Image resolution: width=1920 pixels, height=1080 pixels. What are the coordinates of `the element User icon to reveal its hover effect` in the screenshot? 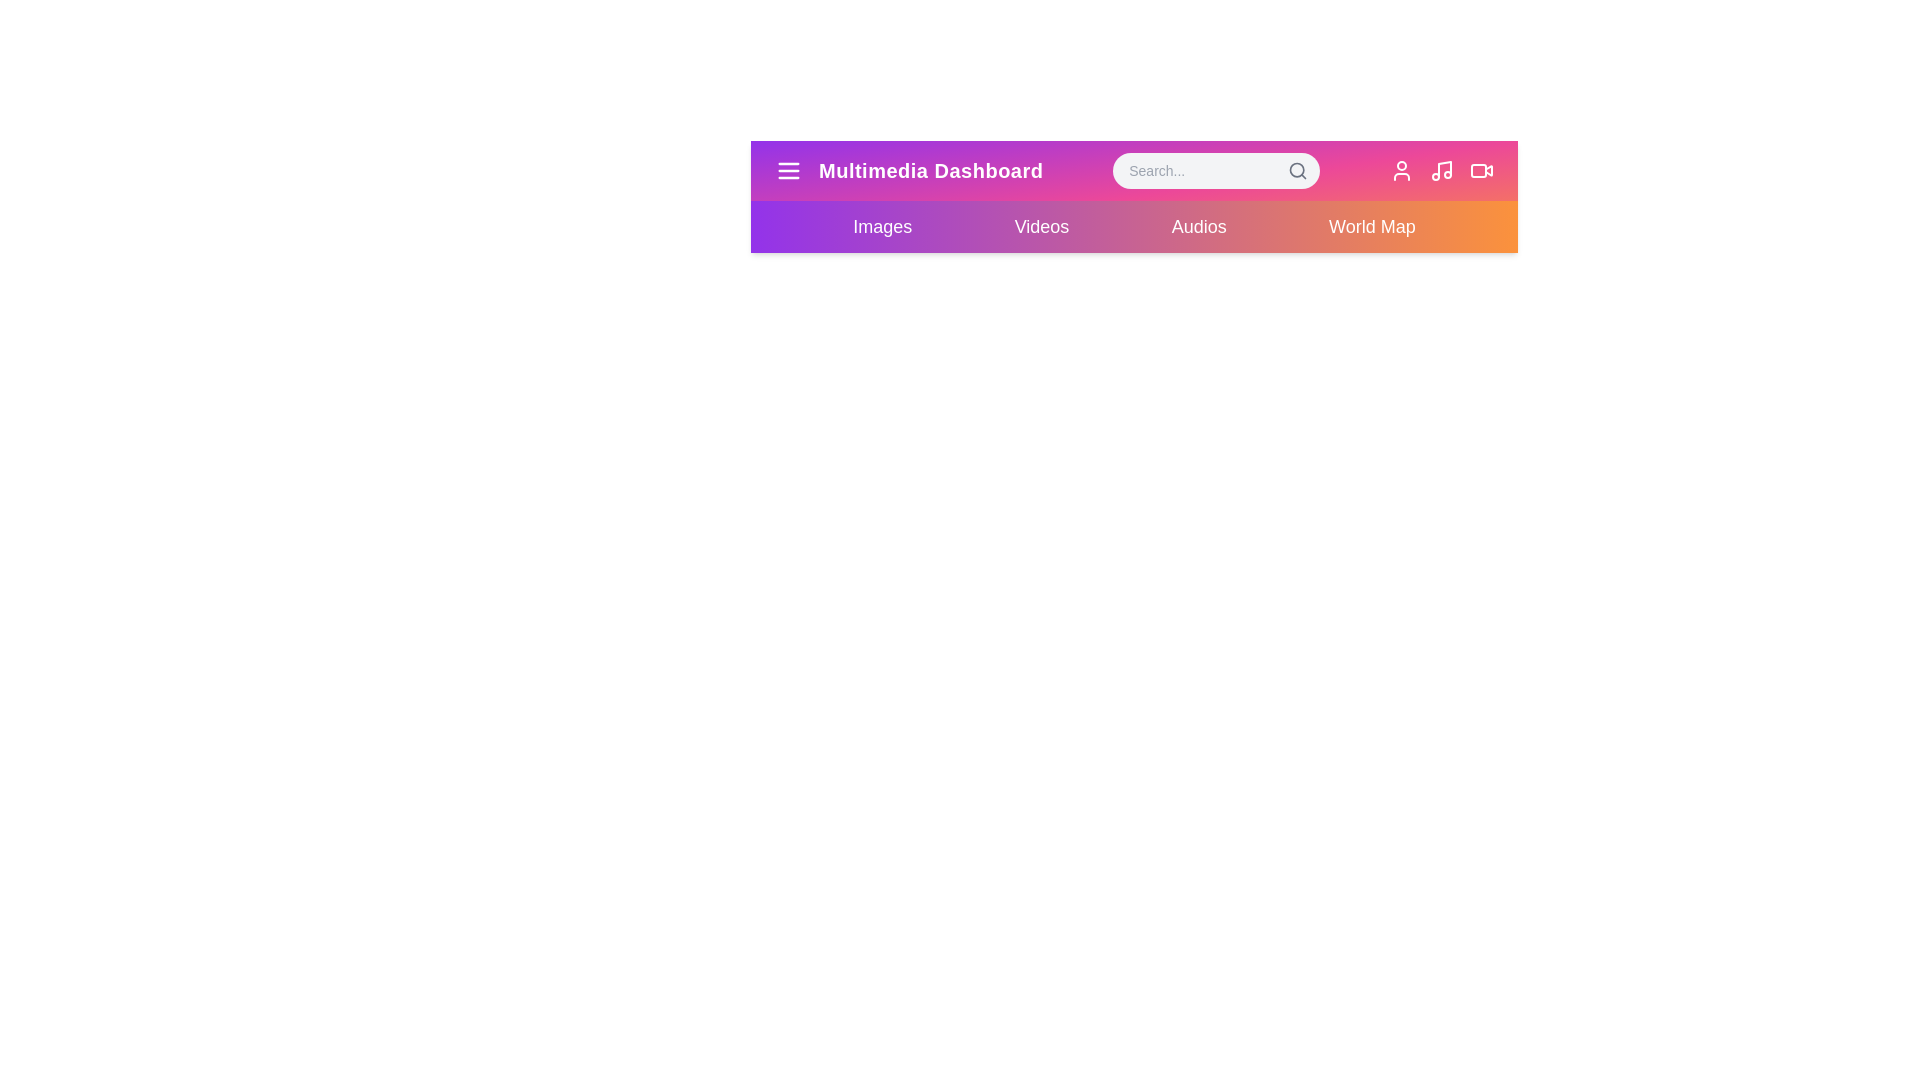 It's located at (1400, 169).